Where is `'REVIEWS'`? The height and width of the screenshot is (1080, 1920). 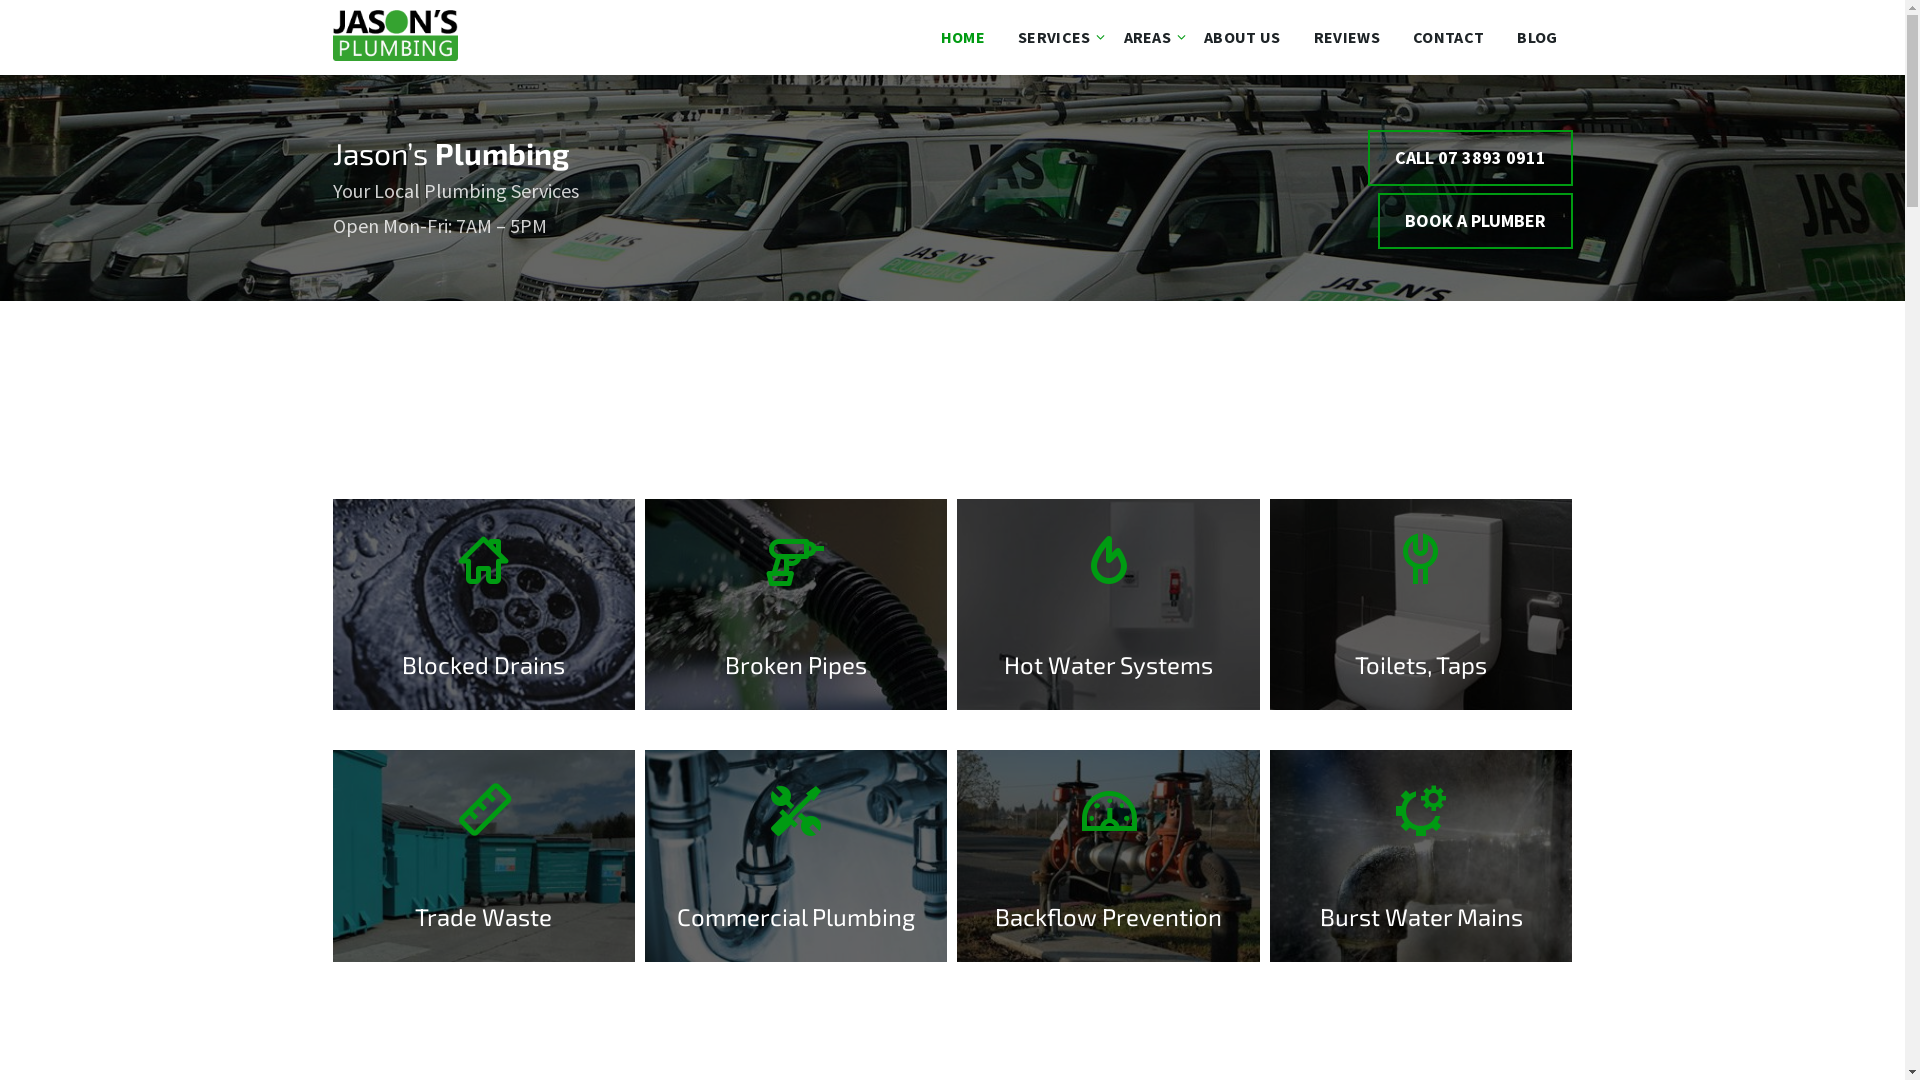
'REVIEWS' is located at coordinates (1347, 37).